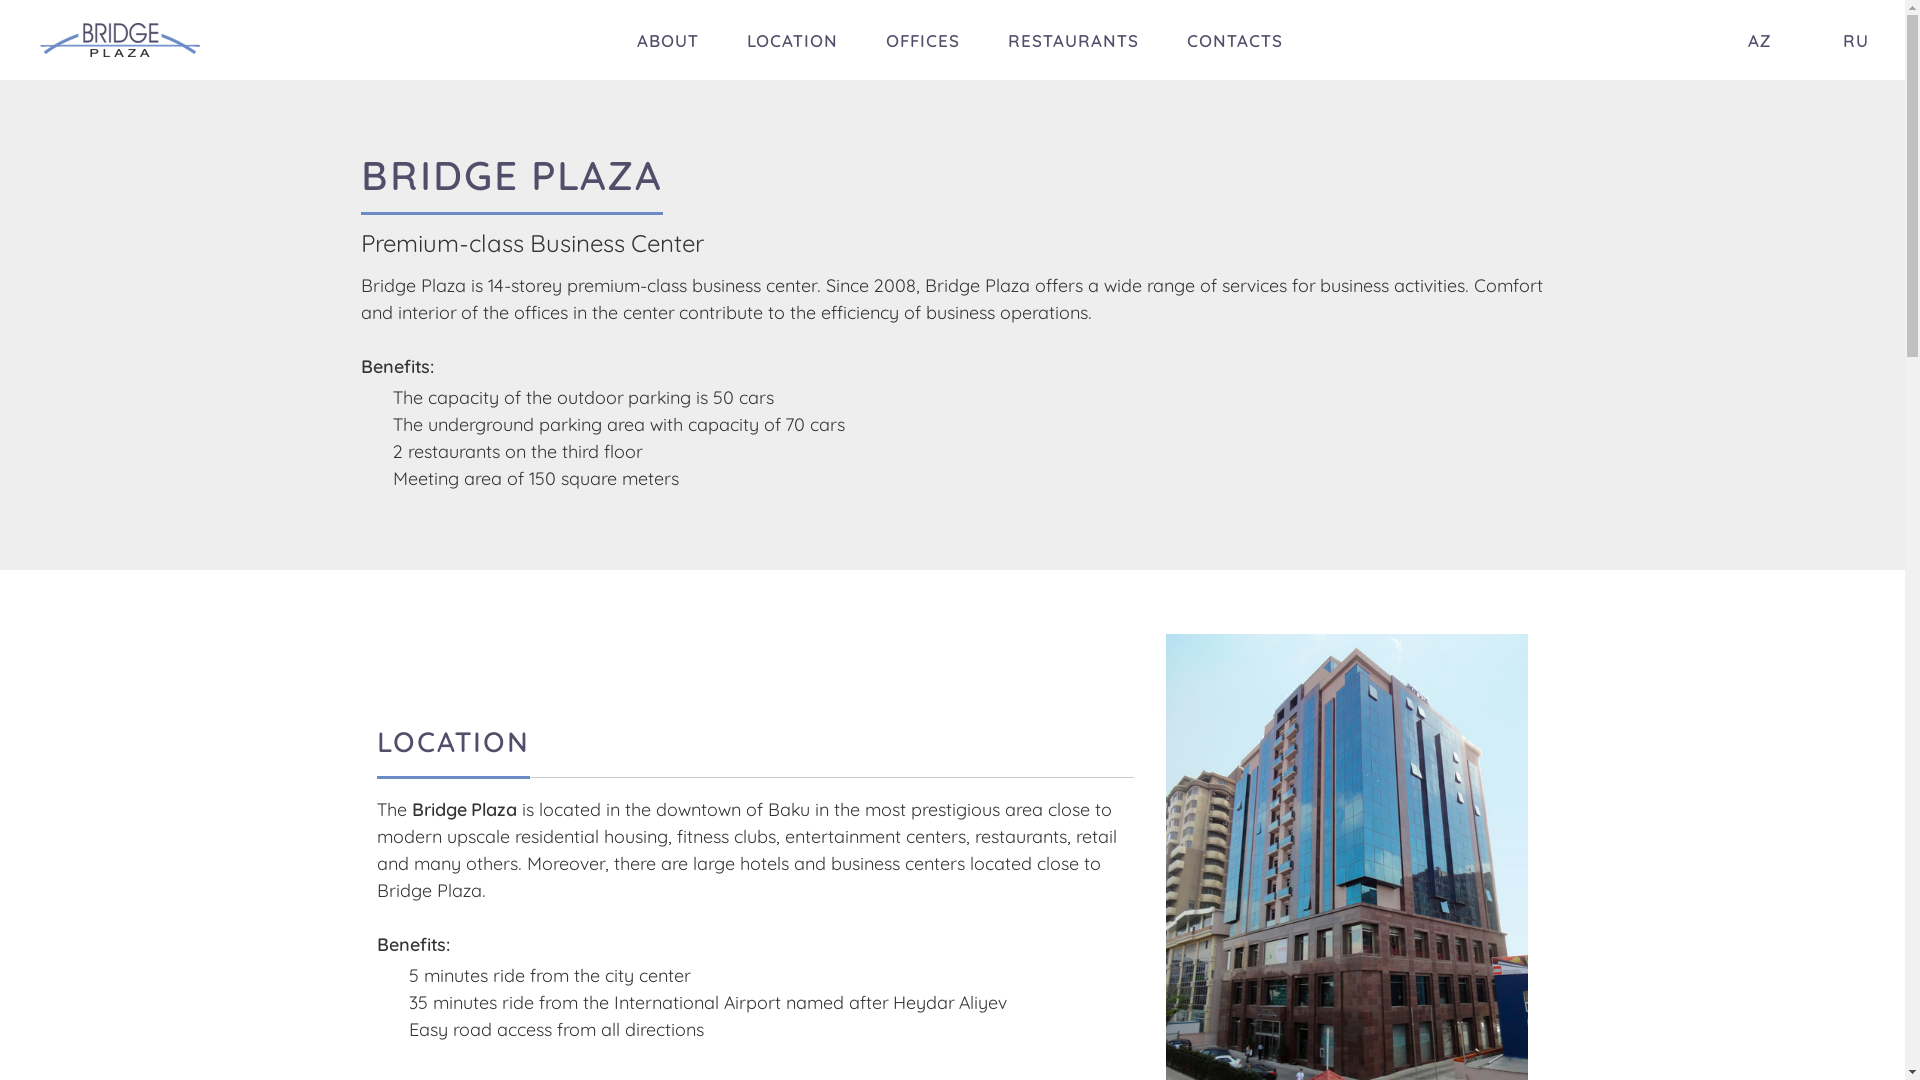  Describe the element at coordinates (667, 39) in the screenshot. I see `'ABOUT'` at that location.